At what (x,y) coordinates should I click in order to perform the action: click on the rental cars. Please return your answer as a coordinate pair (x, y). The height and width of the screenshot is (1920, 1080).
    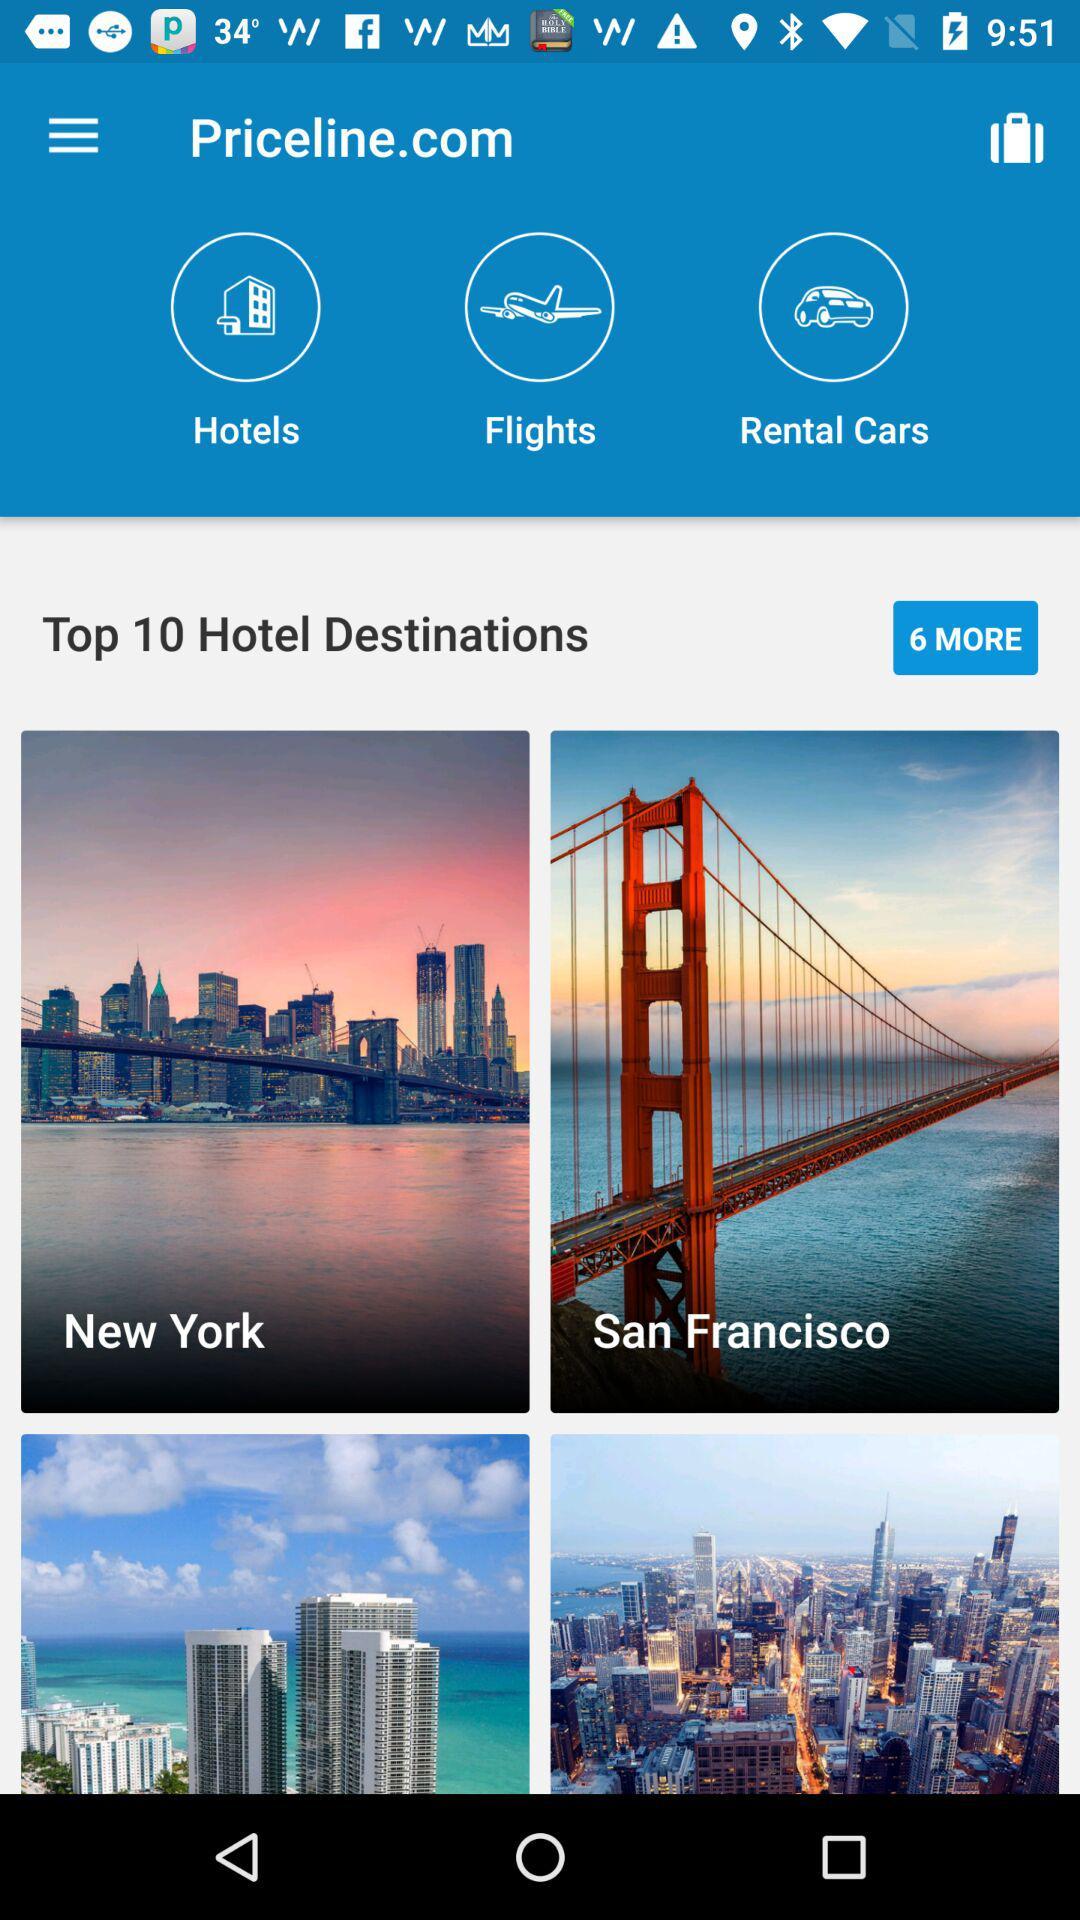
    Looking at the image, I should click on (833, 342).